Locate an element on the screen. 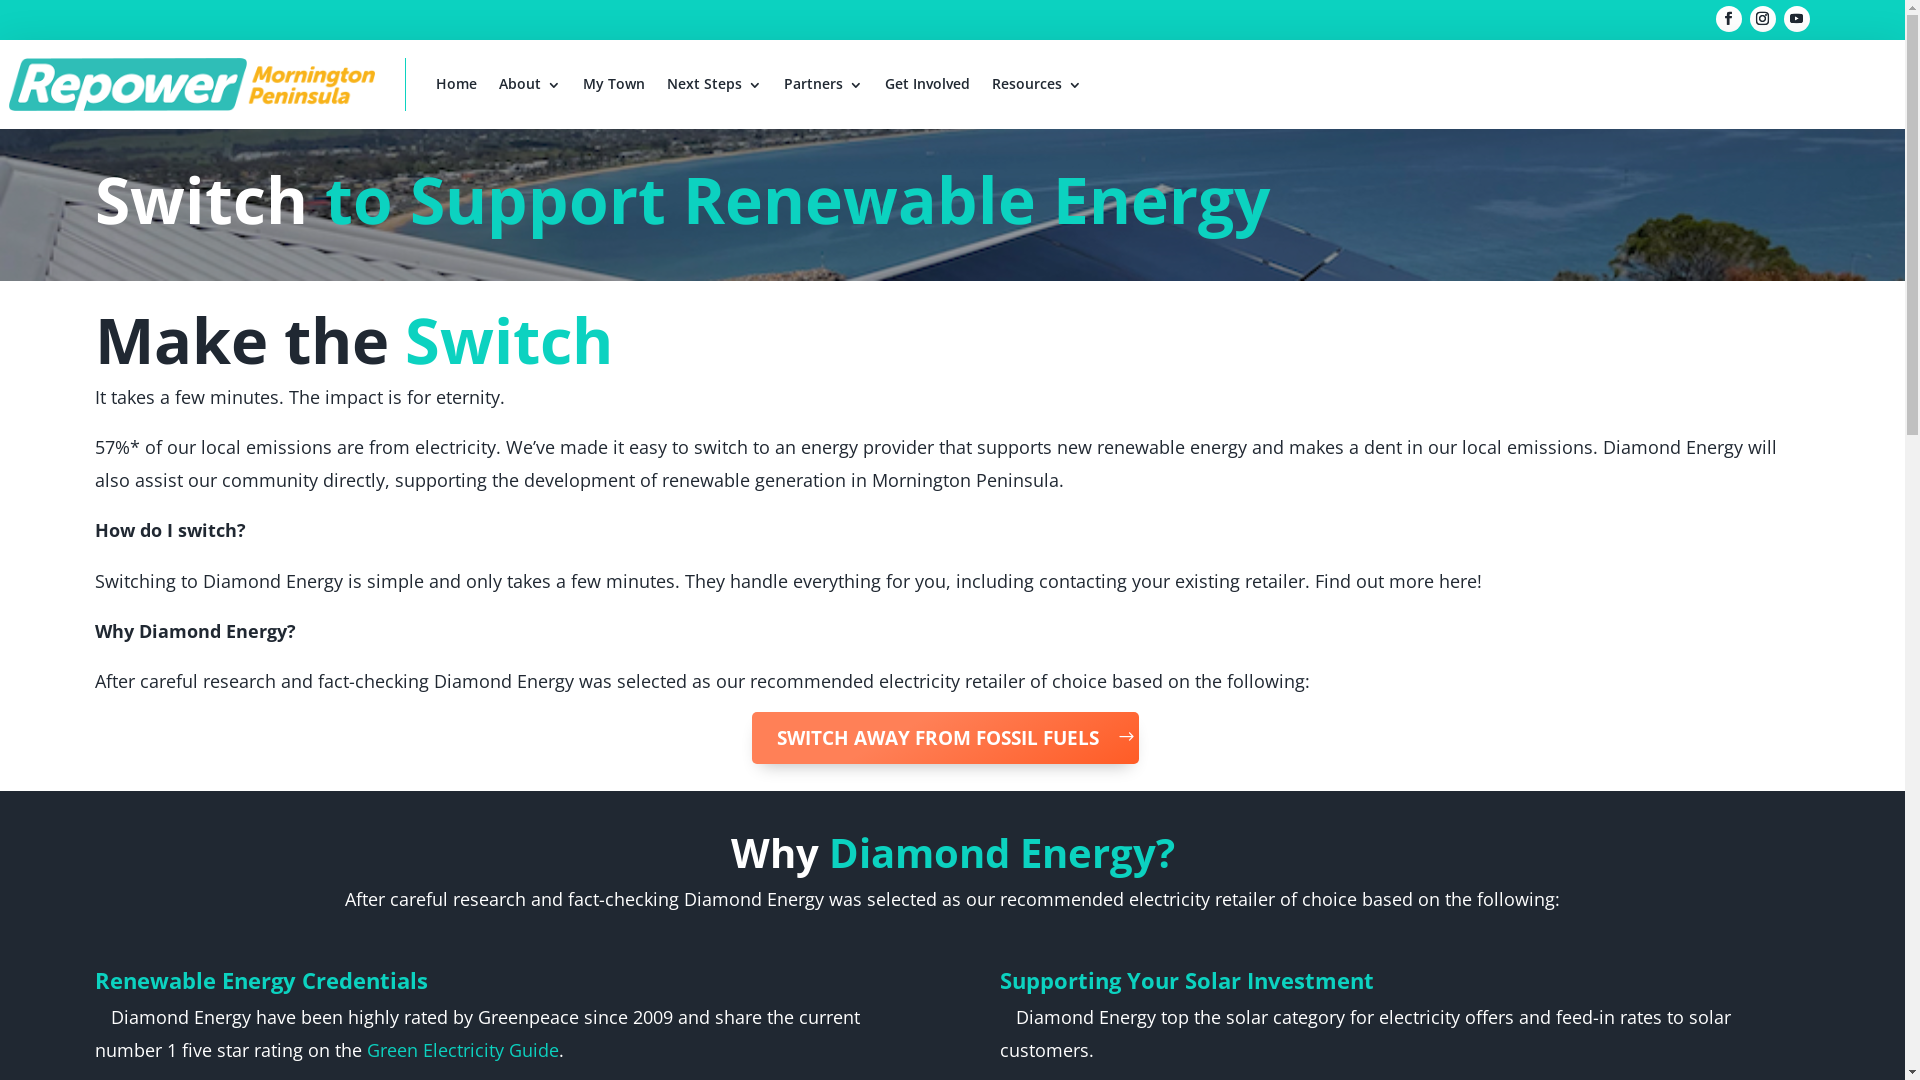 Image resolution: width=1920 pixels, height=1080 pixels. 'Follow on Facebook' is located at coordinates (1727, 19).